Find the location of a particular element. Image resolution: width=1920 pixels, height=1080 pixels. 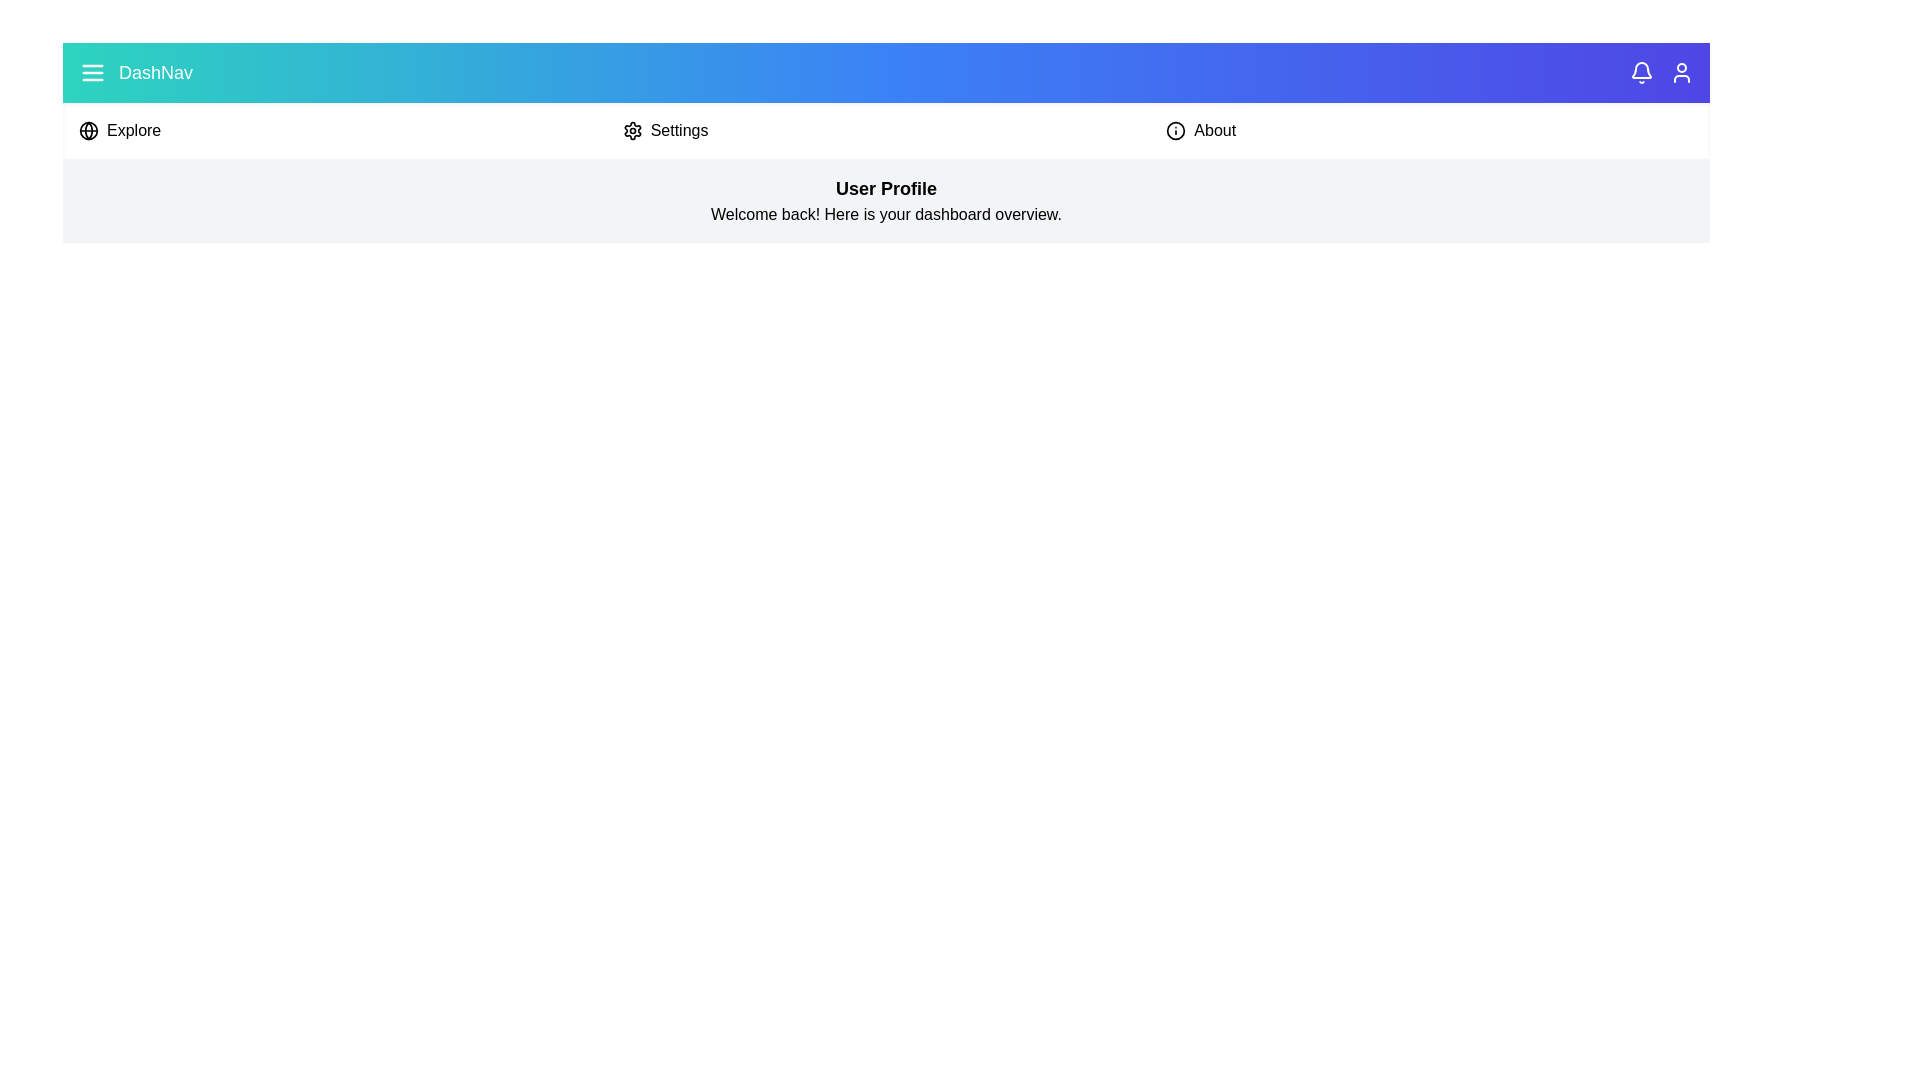

the user_icon to see its interactive state is located at coordinates (1680, 72).